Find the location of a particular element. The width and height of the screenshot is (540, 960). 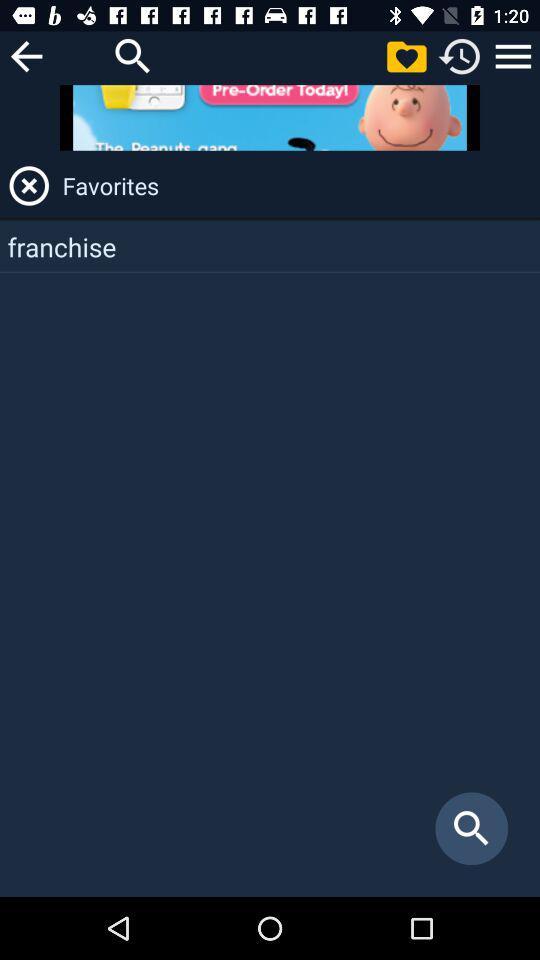

favorites icon is located at coordinates (297, 185).